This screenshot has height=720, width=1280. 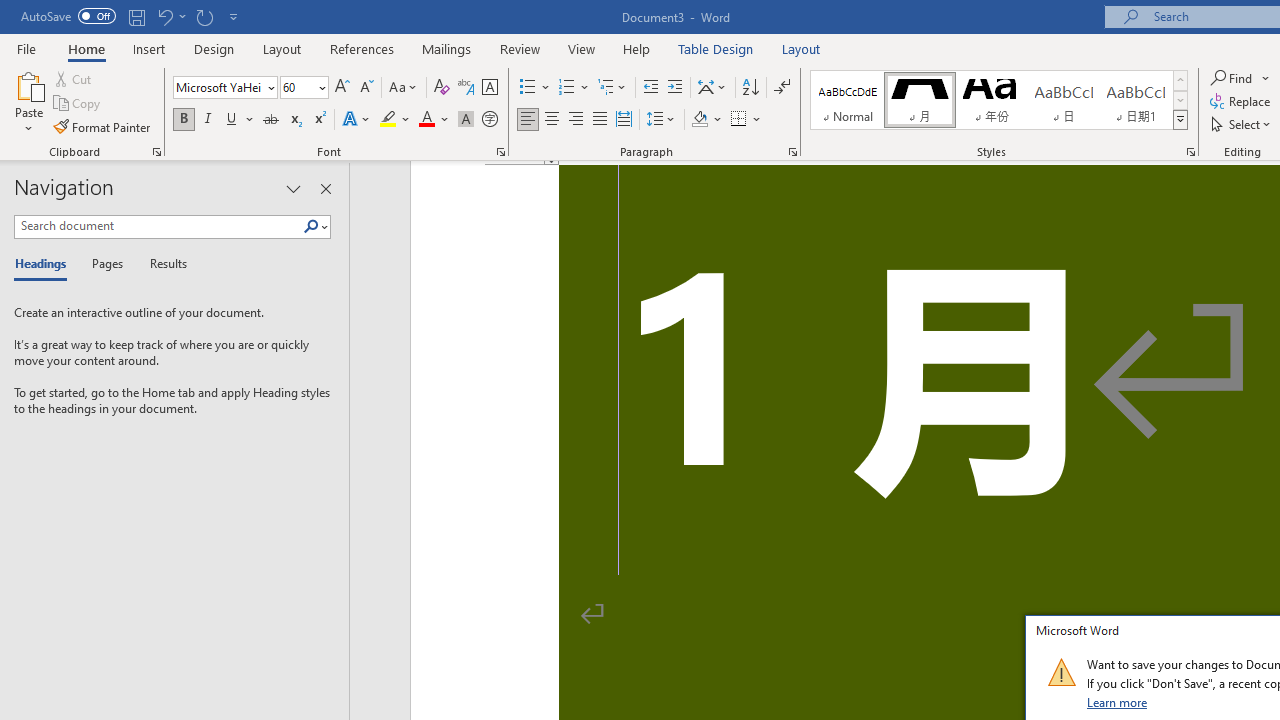 I want to click on 'Grow Font', so click(x=342, y=86).